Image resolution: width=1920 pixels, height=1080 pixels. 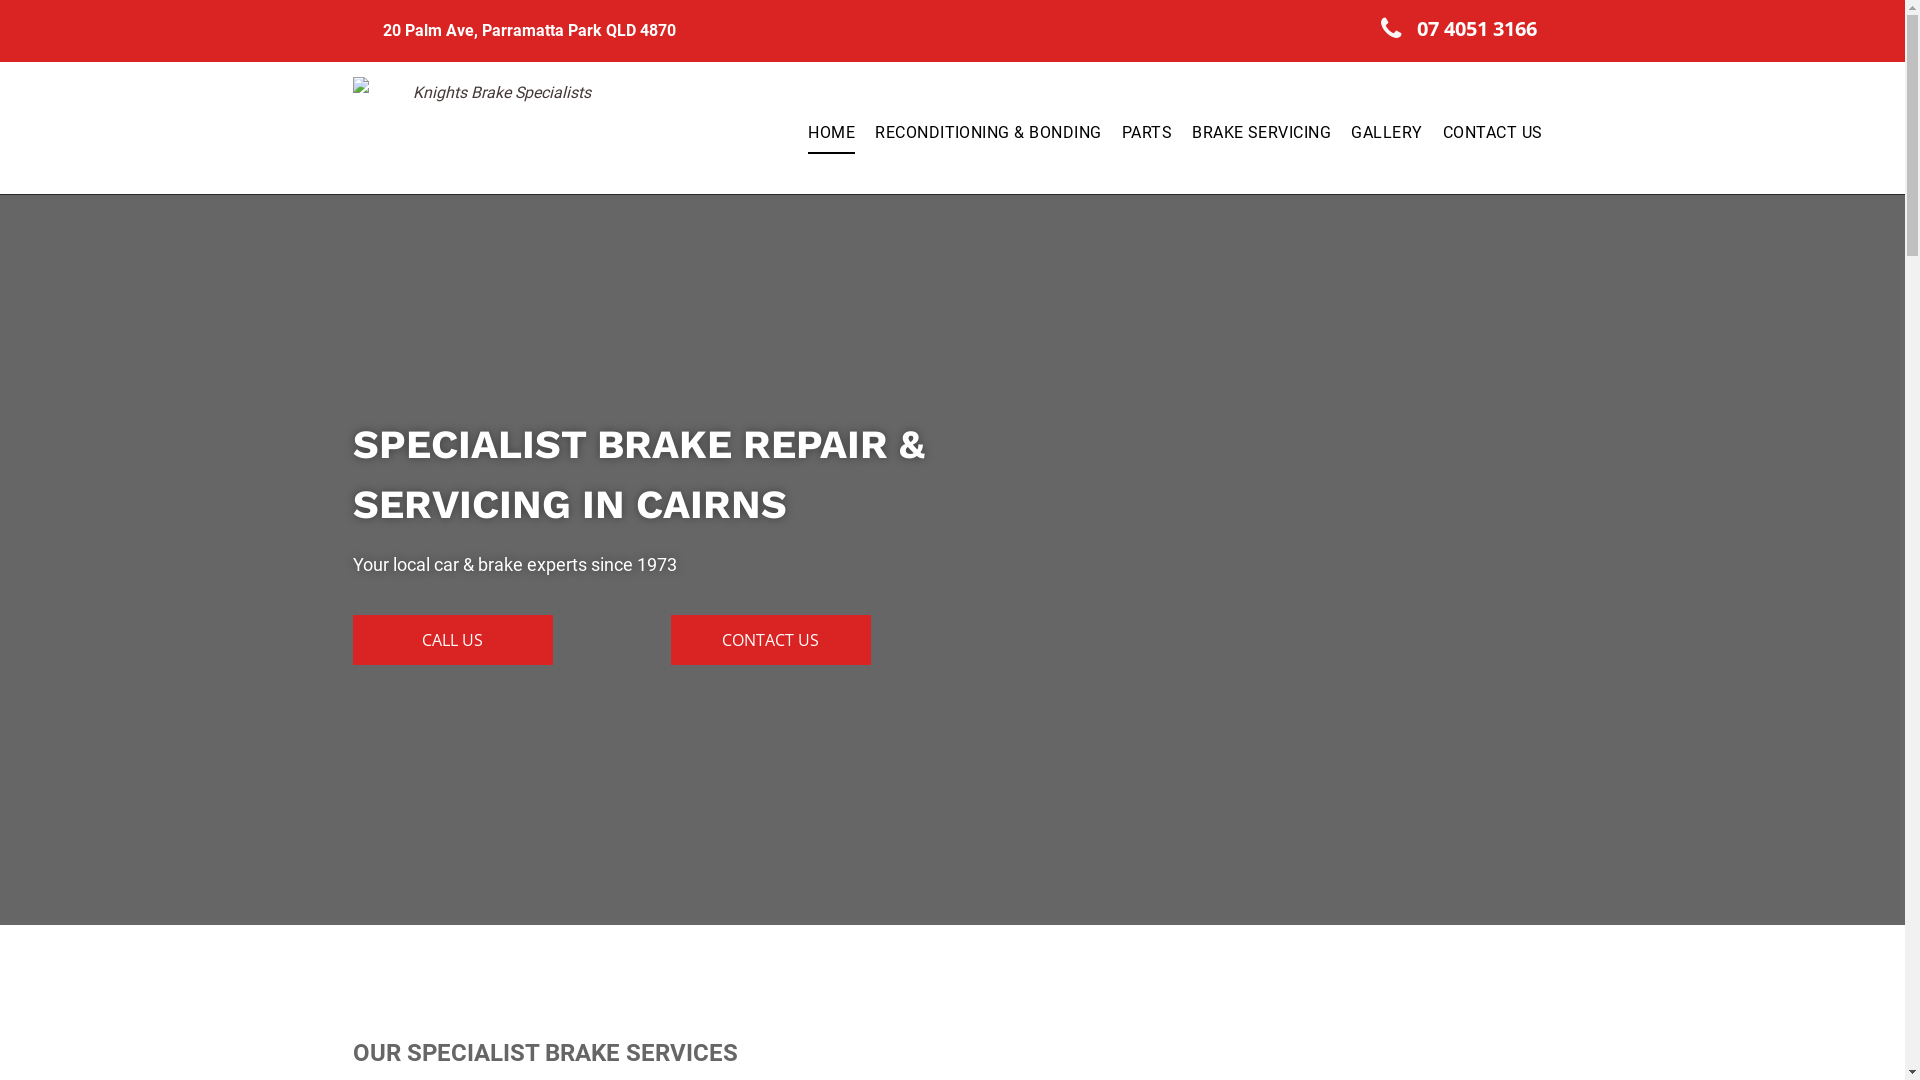 I want to click on 'Knights Brake Specialists', so click(x=493, y=127).